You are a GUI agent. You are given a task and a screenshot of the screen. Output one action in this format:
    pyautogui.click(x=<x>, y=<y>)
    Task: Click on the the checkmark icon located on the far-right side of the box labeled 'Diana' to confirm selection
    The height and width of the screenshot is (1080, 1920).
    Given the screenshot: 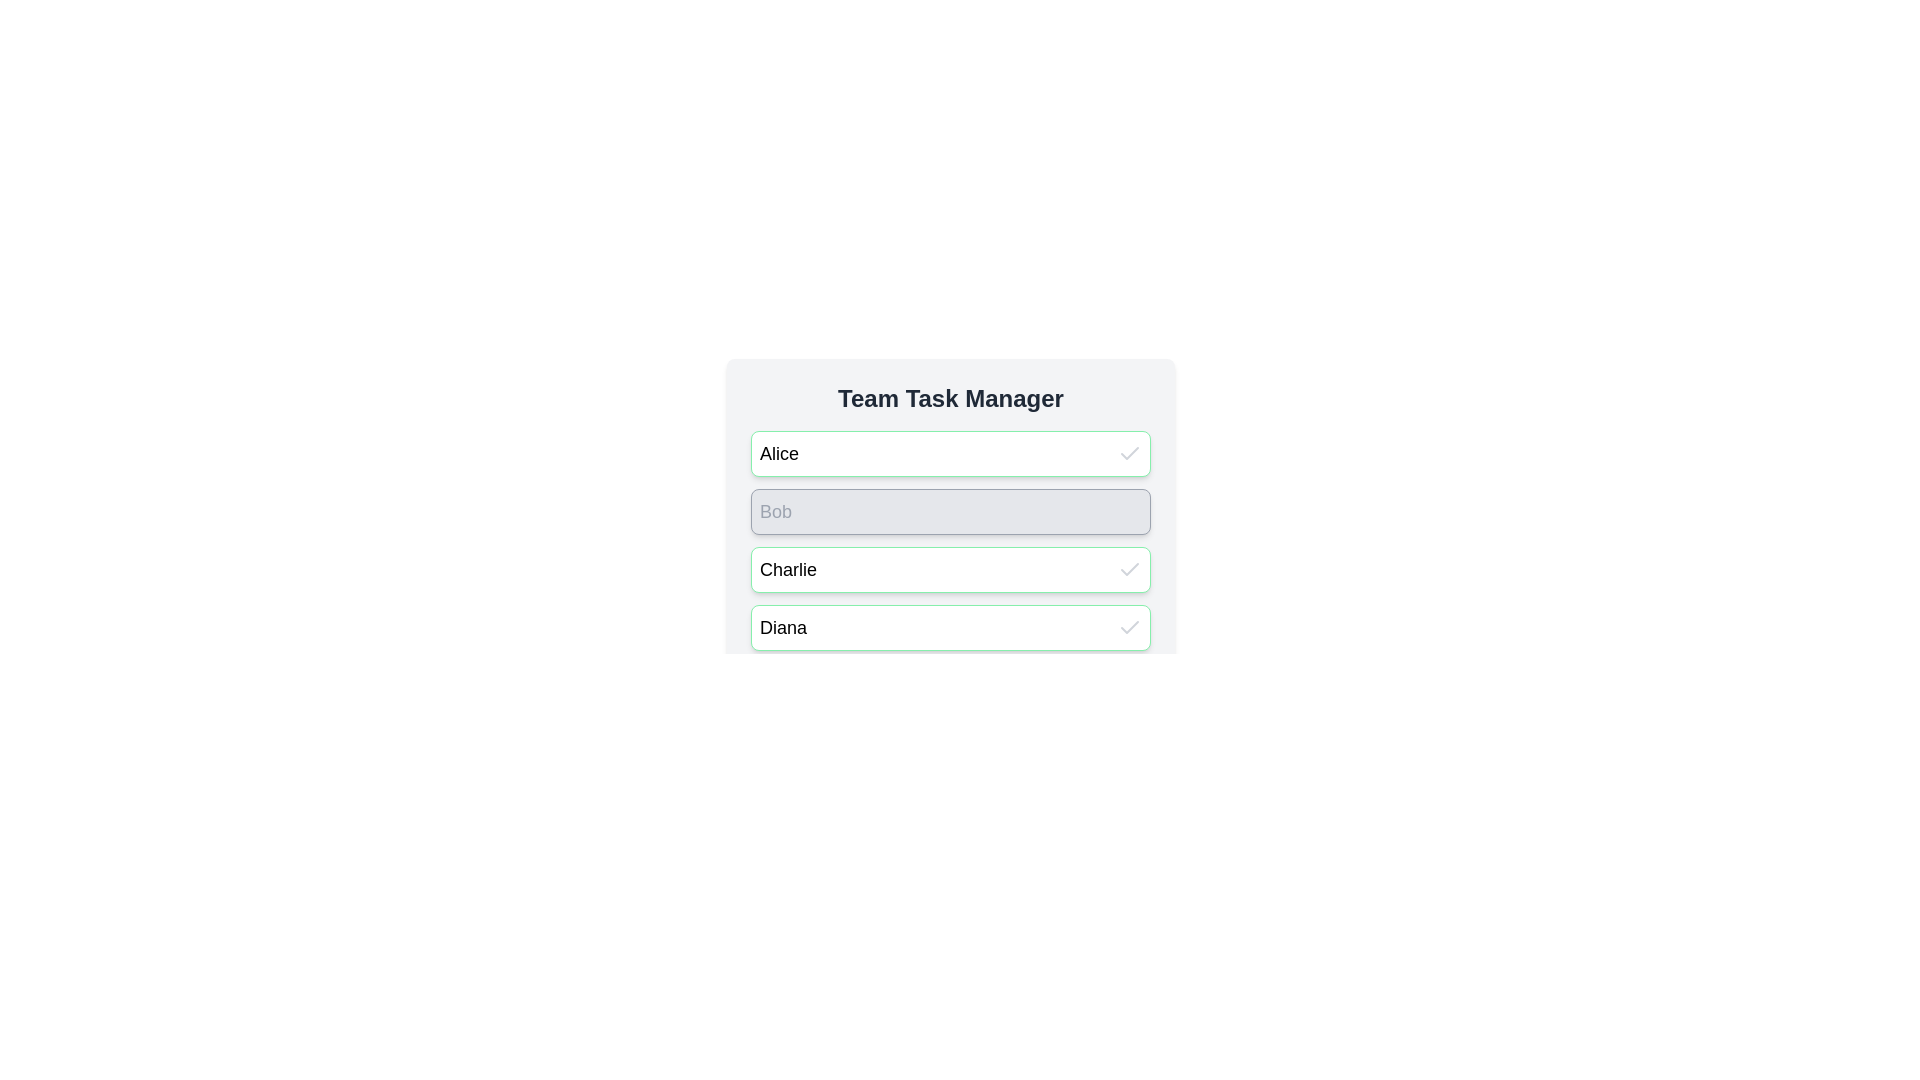 What is the action you would take?
    pyautogui.click(x=1129, y=627)
    